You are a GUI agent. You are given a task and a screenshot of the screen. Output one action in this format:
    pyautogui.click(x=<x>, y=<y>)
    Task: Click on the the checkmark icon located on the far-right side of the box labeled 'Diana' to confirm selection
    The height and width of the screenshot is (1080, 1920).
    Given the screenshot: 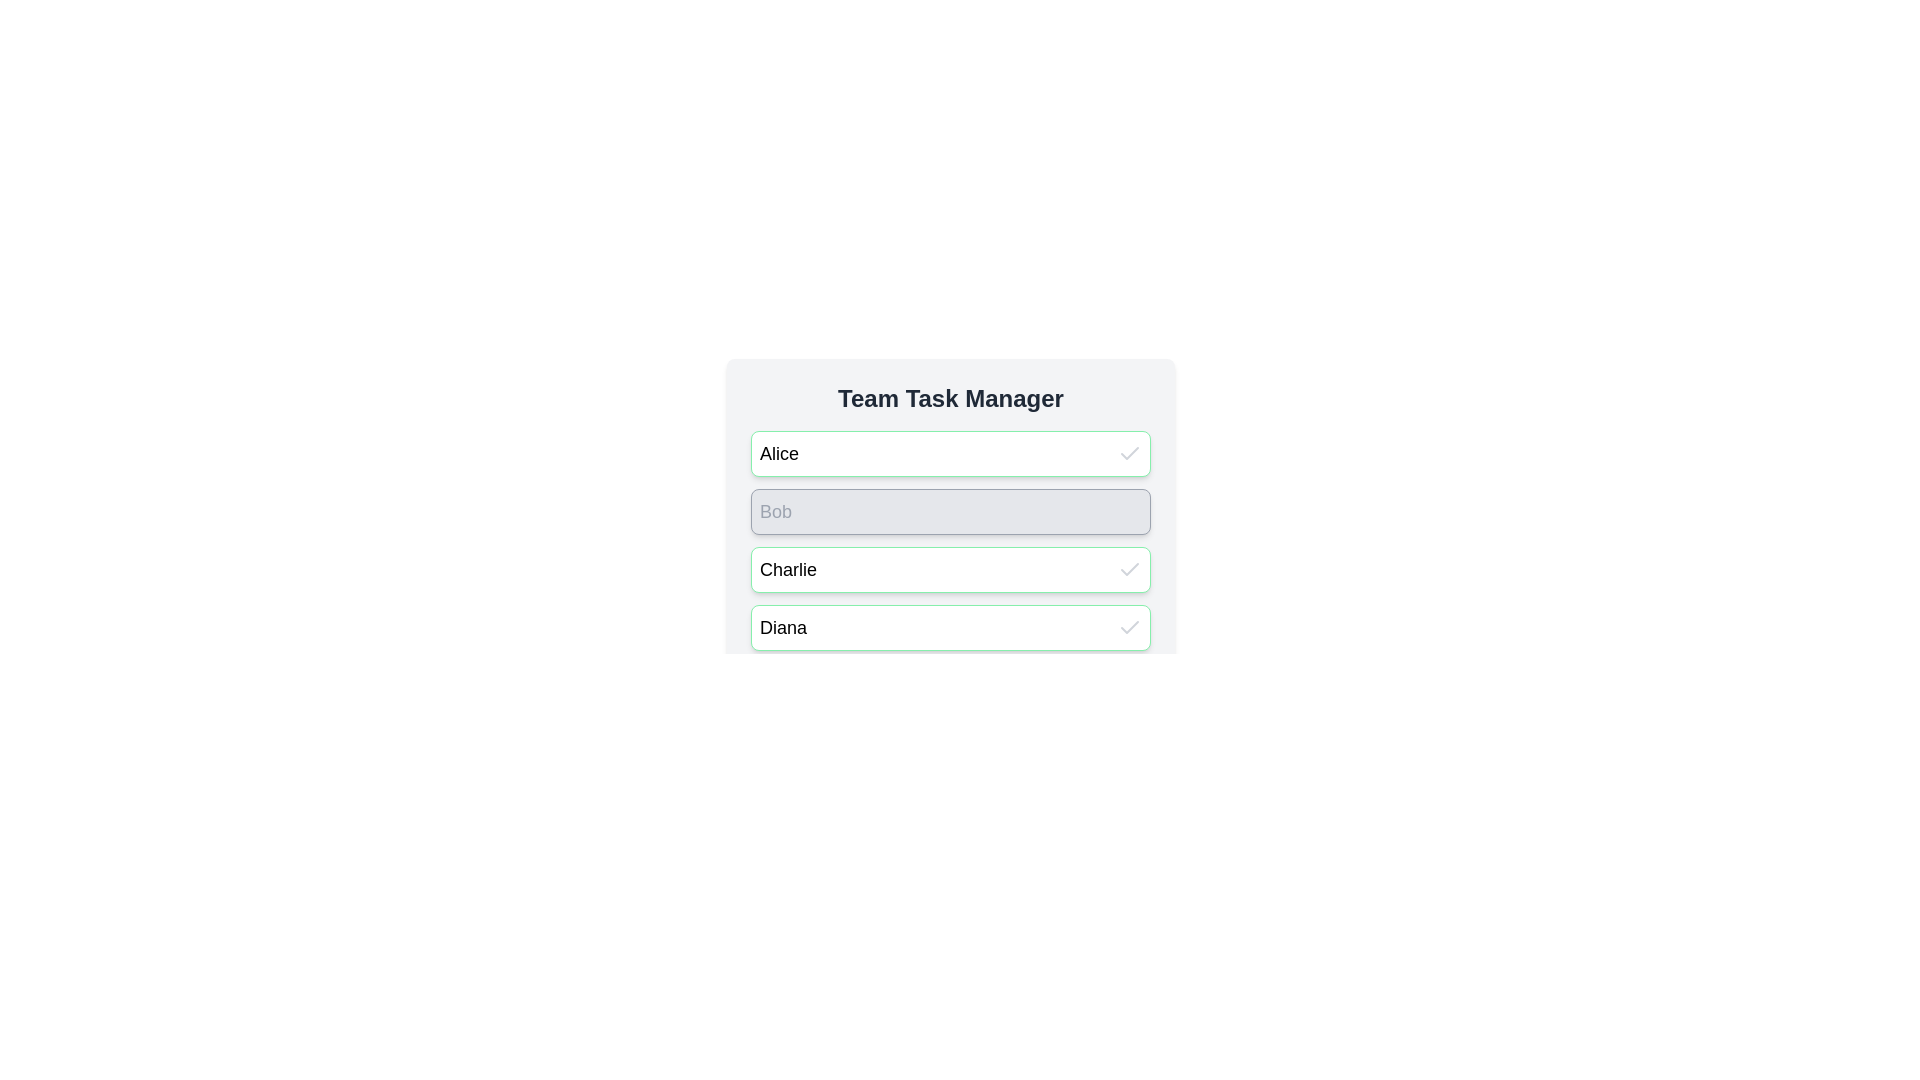 What is the action you would take?
    pyautogui.click(x=1129, y=627)
    